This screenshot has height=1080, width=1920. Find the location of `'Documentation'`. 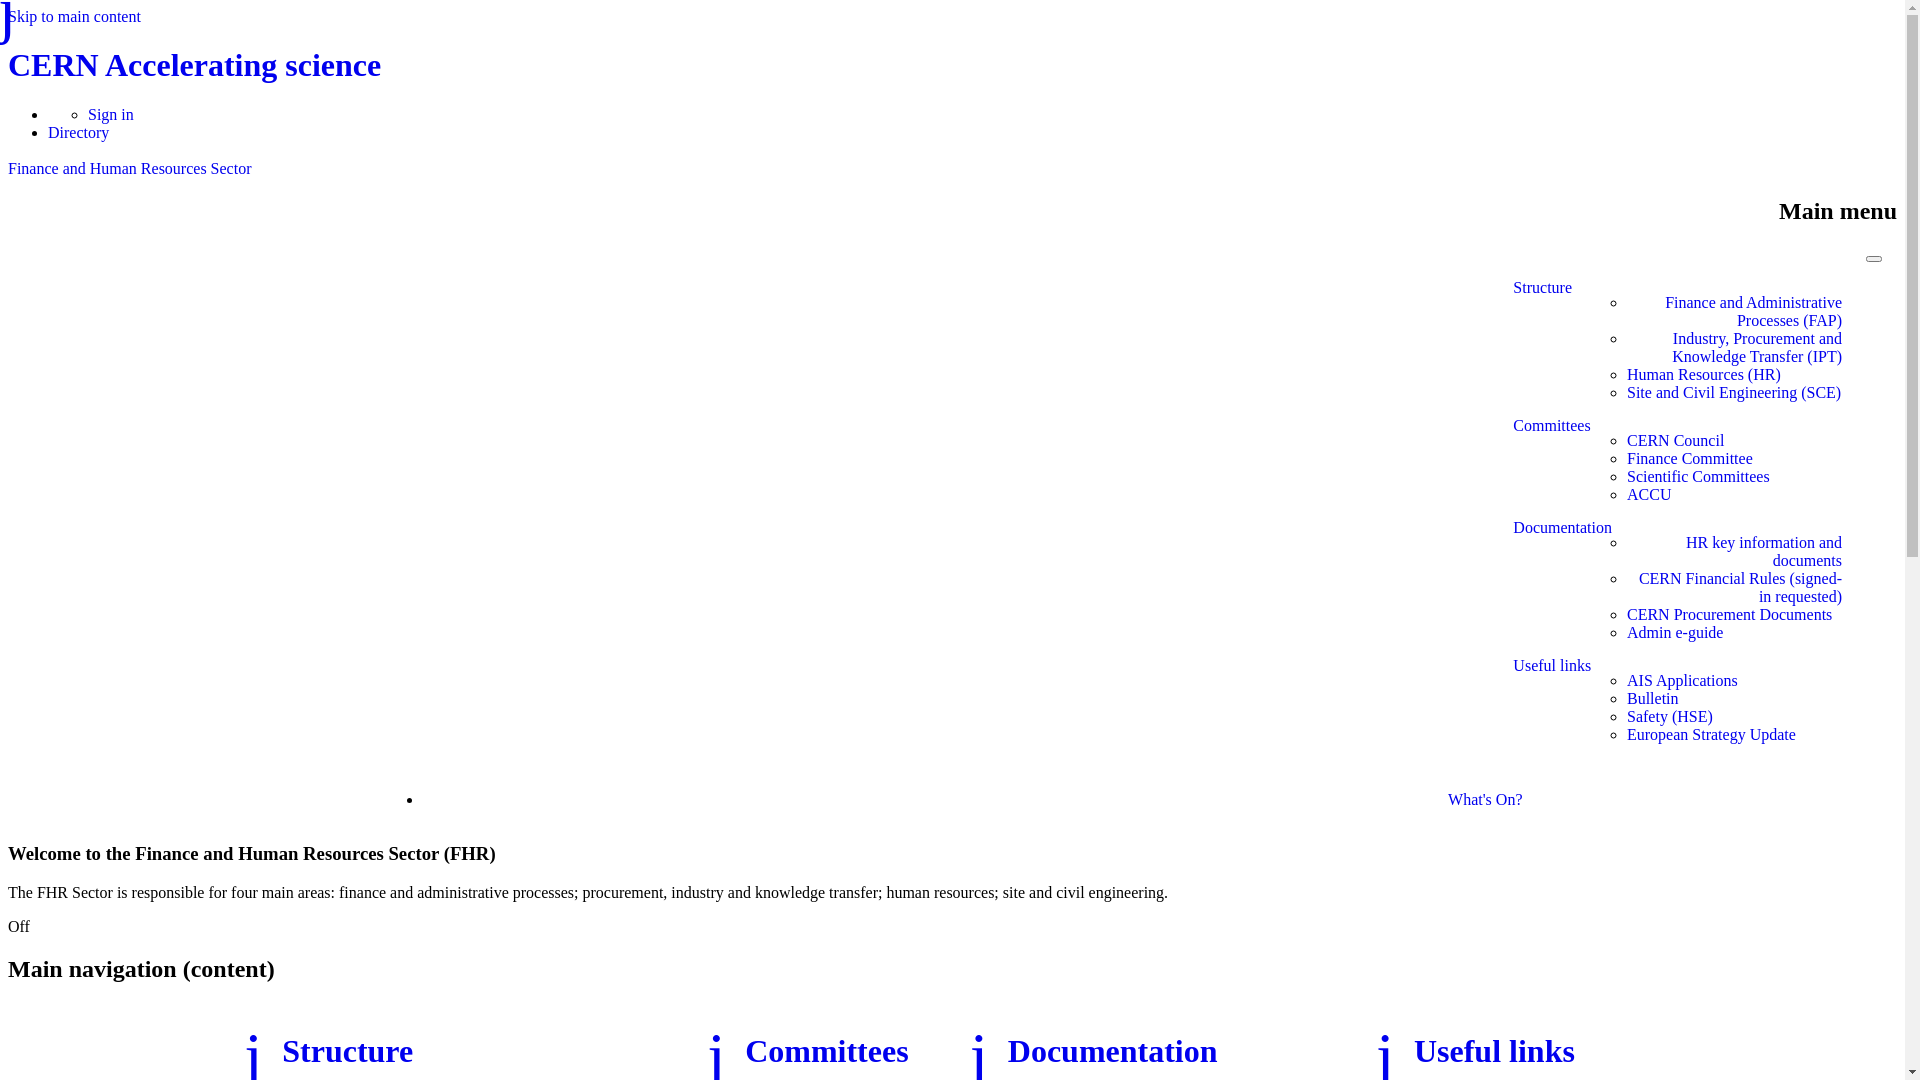

'Documentation' is located at coordinates (1512, 586).